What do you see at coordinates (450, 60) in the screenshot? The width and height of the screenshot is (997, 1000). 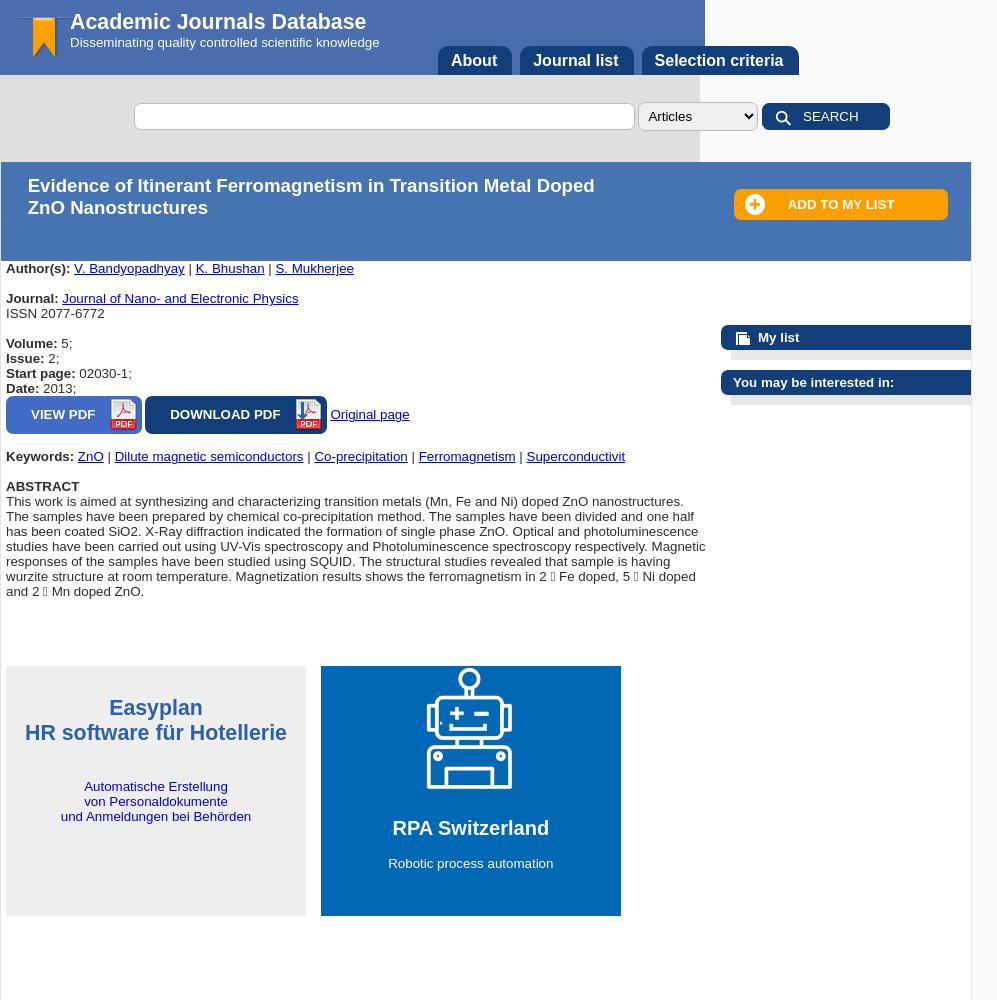 I see `'About'` at bounding box center [450, 60].